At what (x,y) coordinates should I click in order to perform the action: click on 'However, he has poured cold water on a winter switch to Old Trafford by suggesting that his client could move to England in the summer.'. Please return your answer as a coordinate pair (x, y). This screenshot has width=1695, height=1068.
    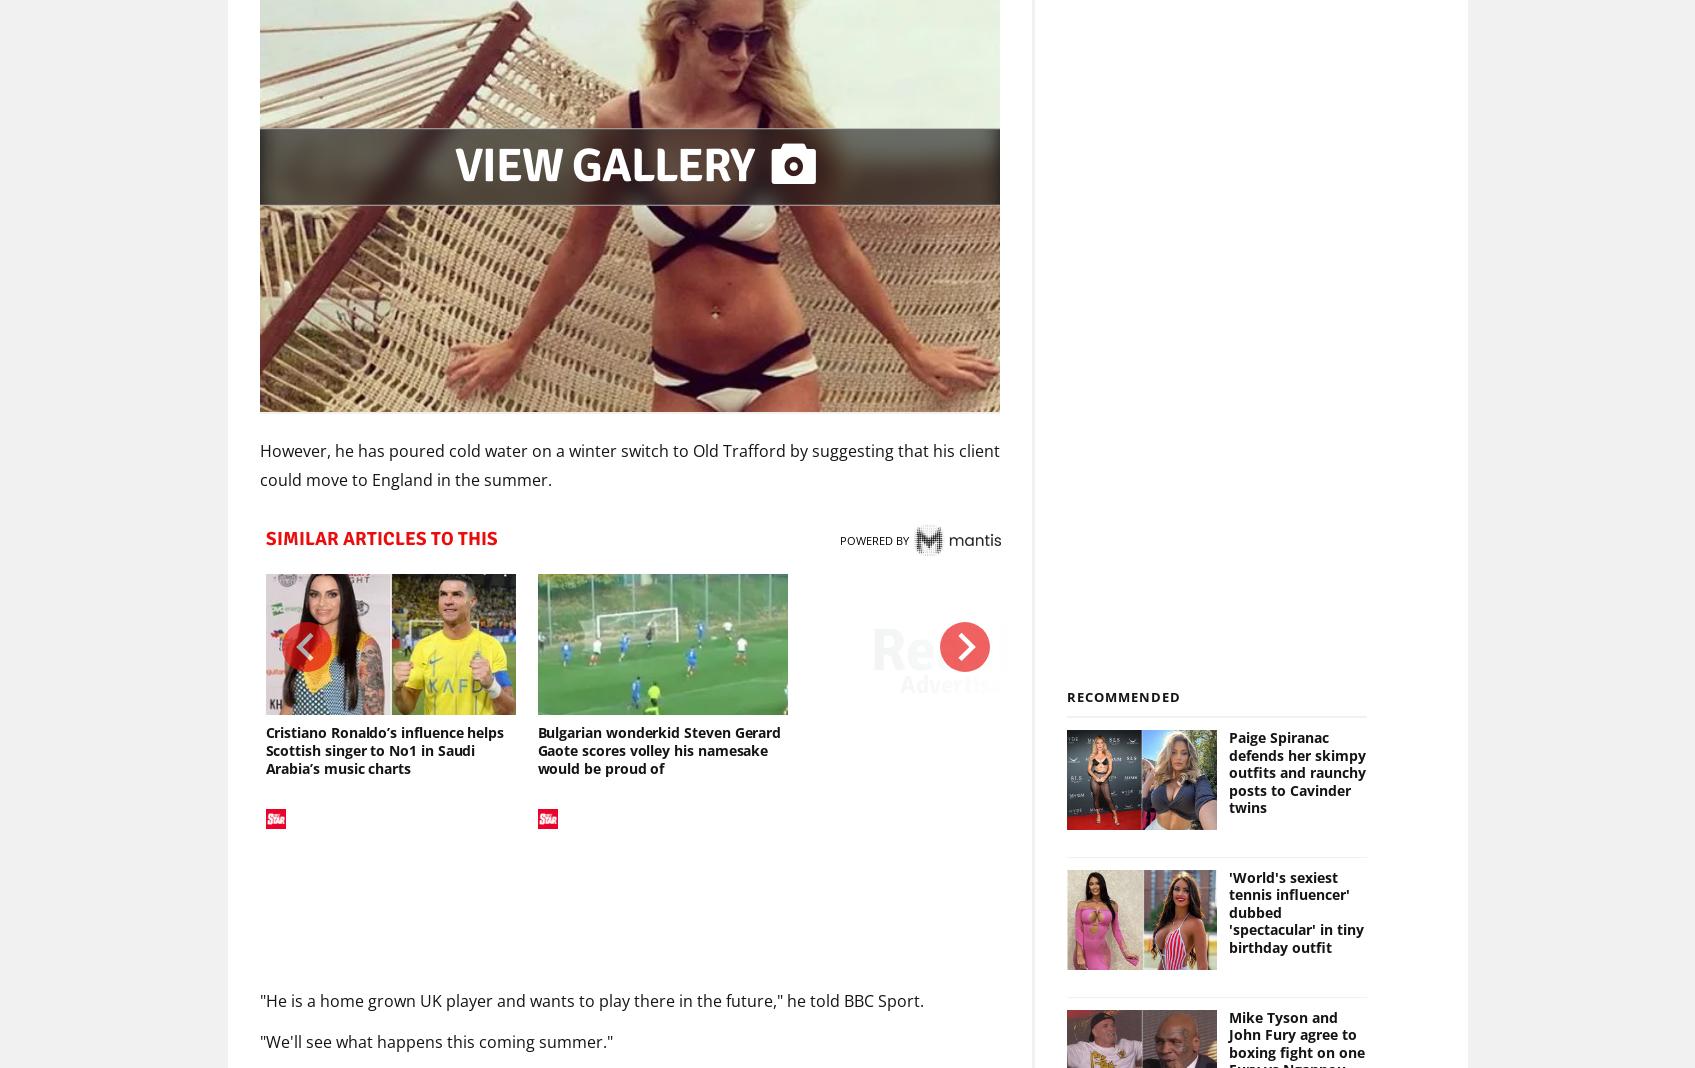
    Looking at the image, I should click on (628, 464).